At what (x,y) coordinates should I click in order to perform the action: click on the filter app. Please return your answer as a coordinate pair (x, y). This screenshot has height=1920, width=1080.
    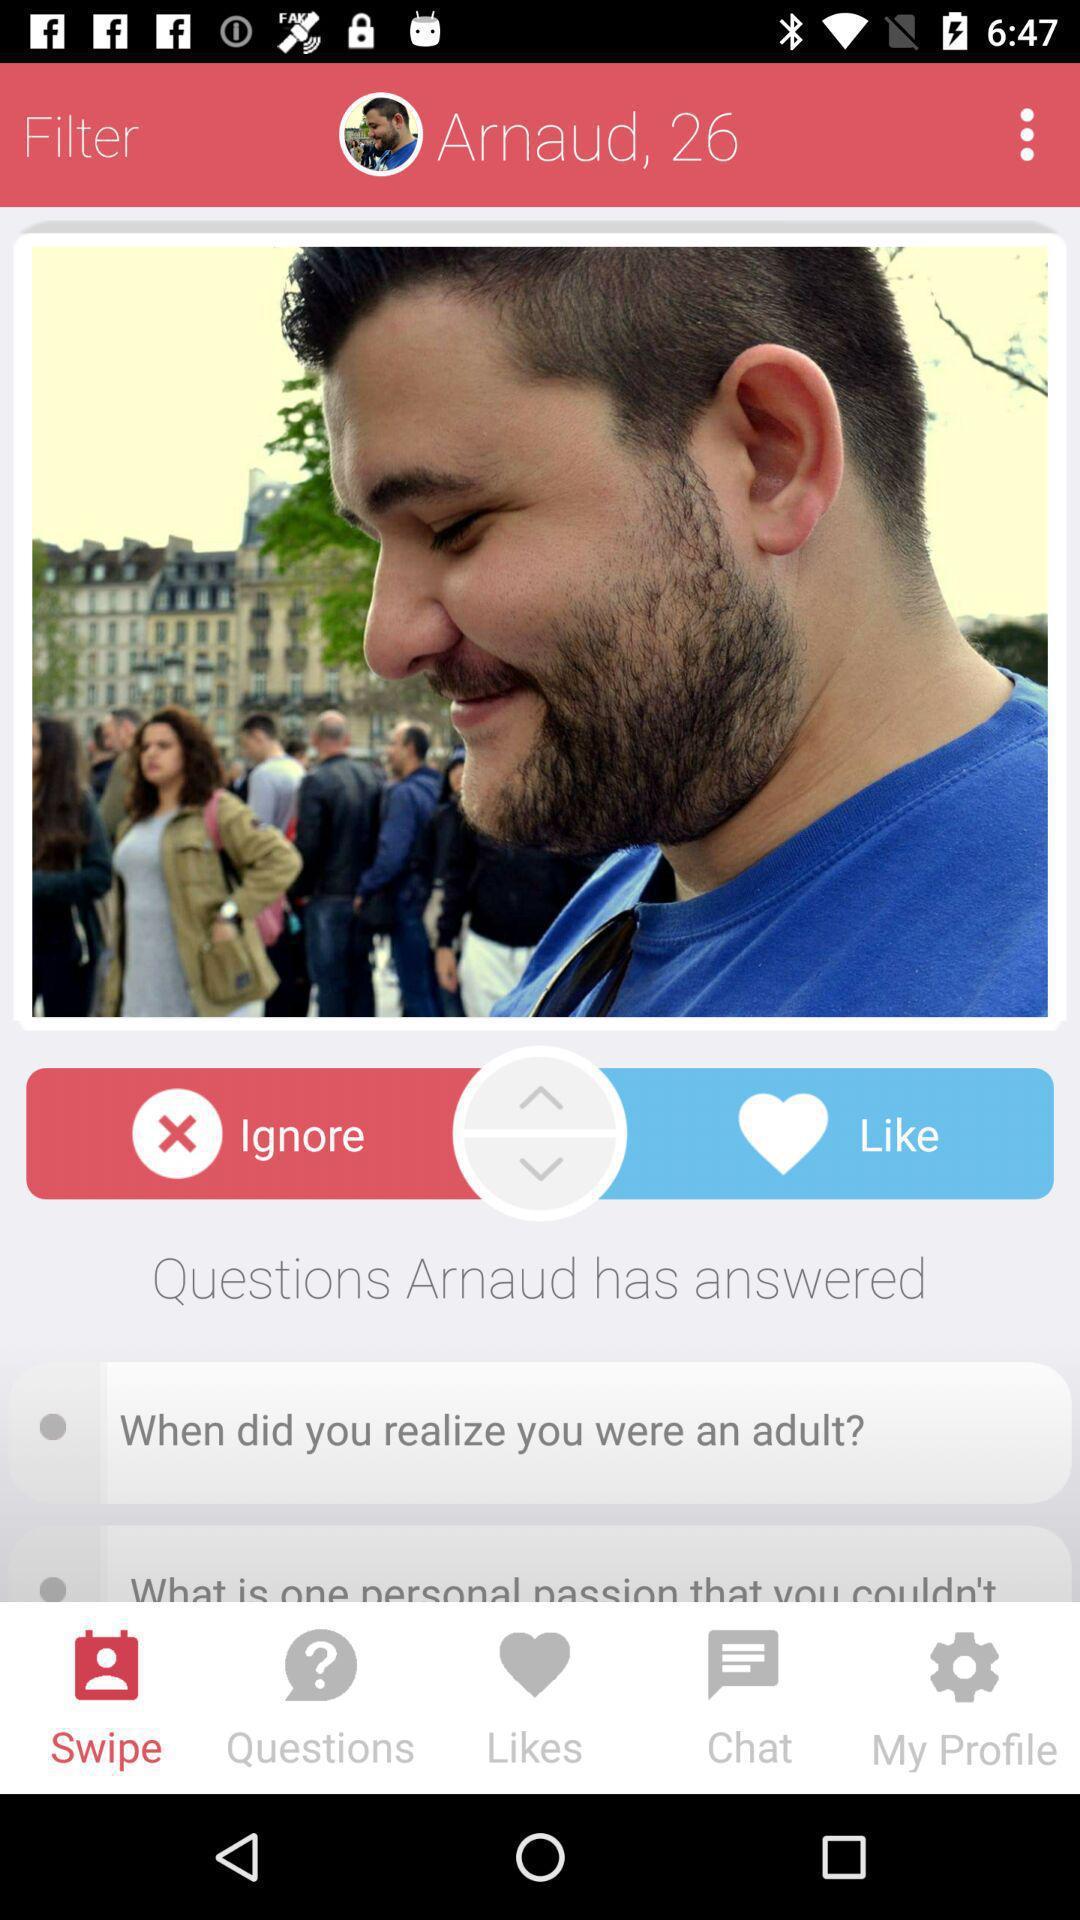
    Looking at the image, I should click on (79, 133).